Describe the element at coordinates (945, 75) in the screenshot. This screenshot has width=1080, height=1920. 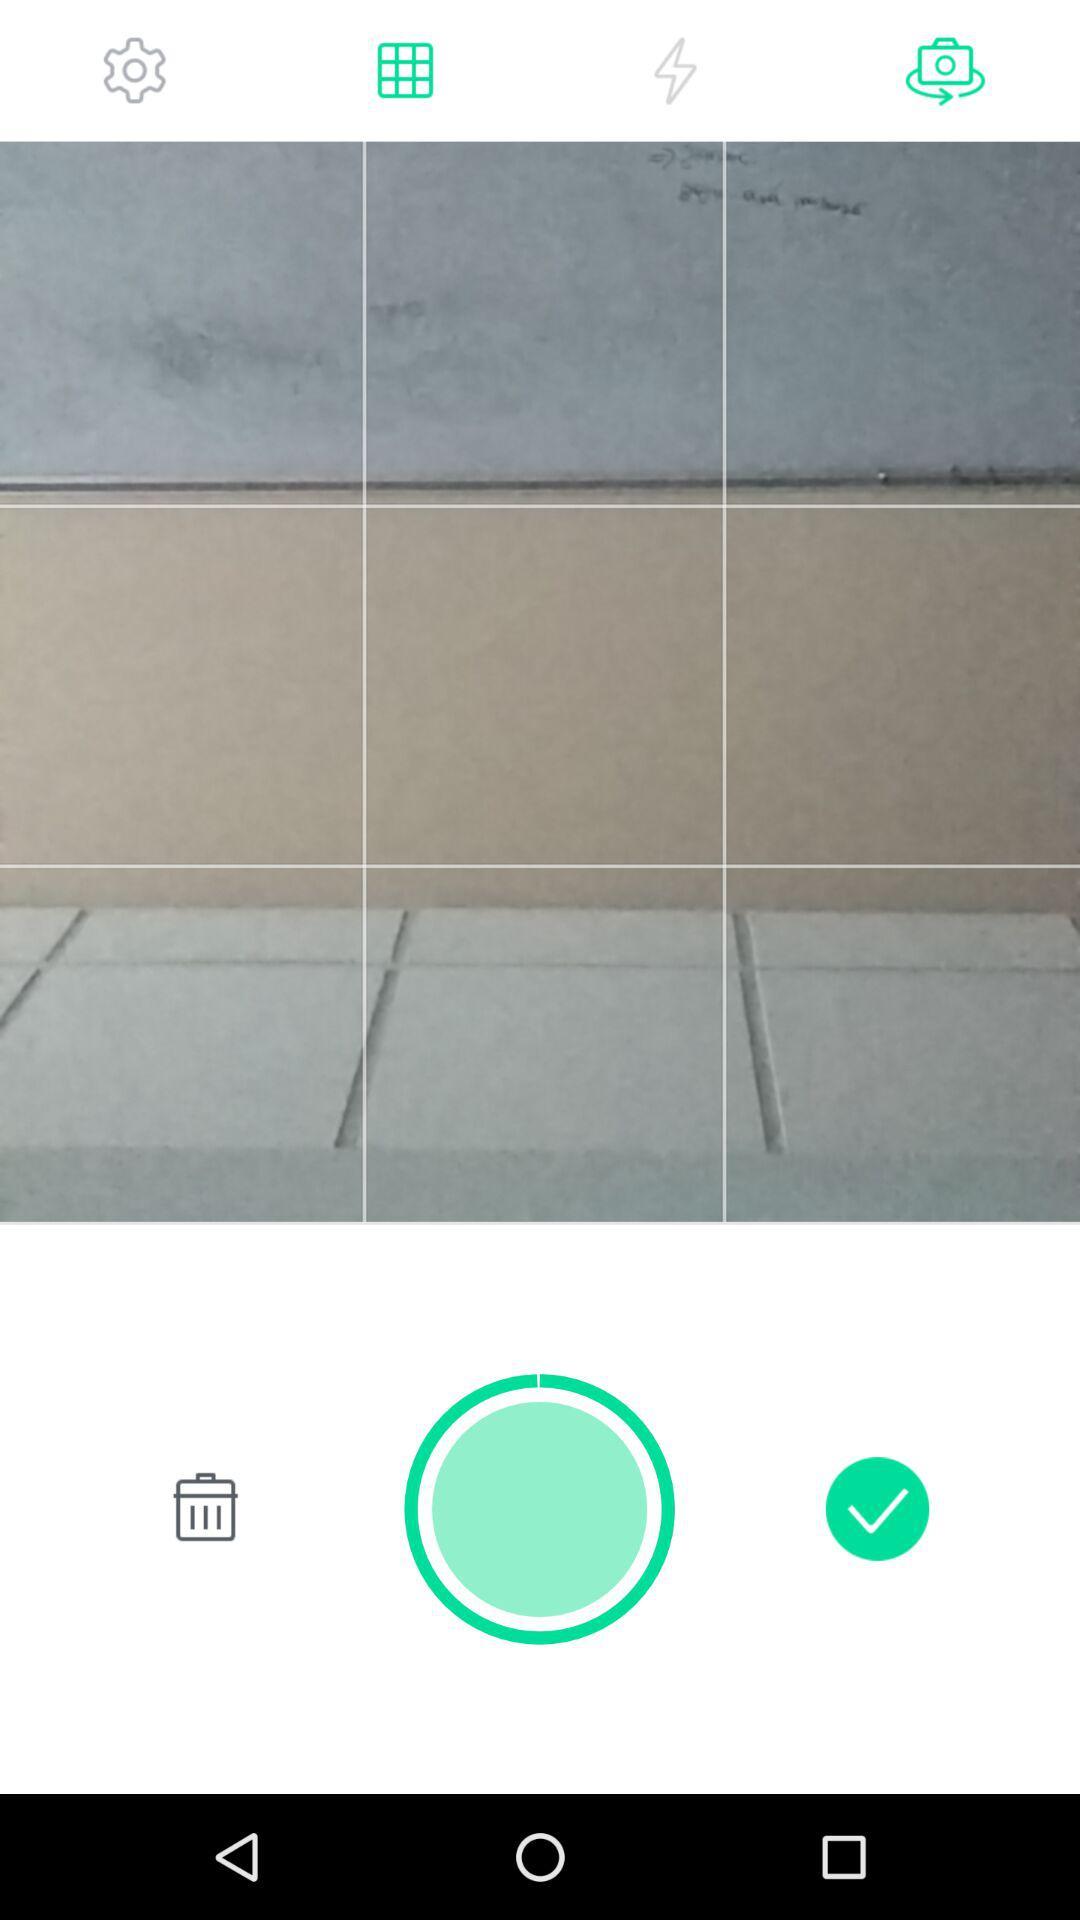
I see `the microphone icon` at that location.